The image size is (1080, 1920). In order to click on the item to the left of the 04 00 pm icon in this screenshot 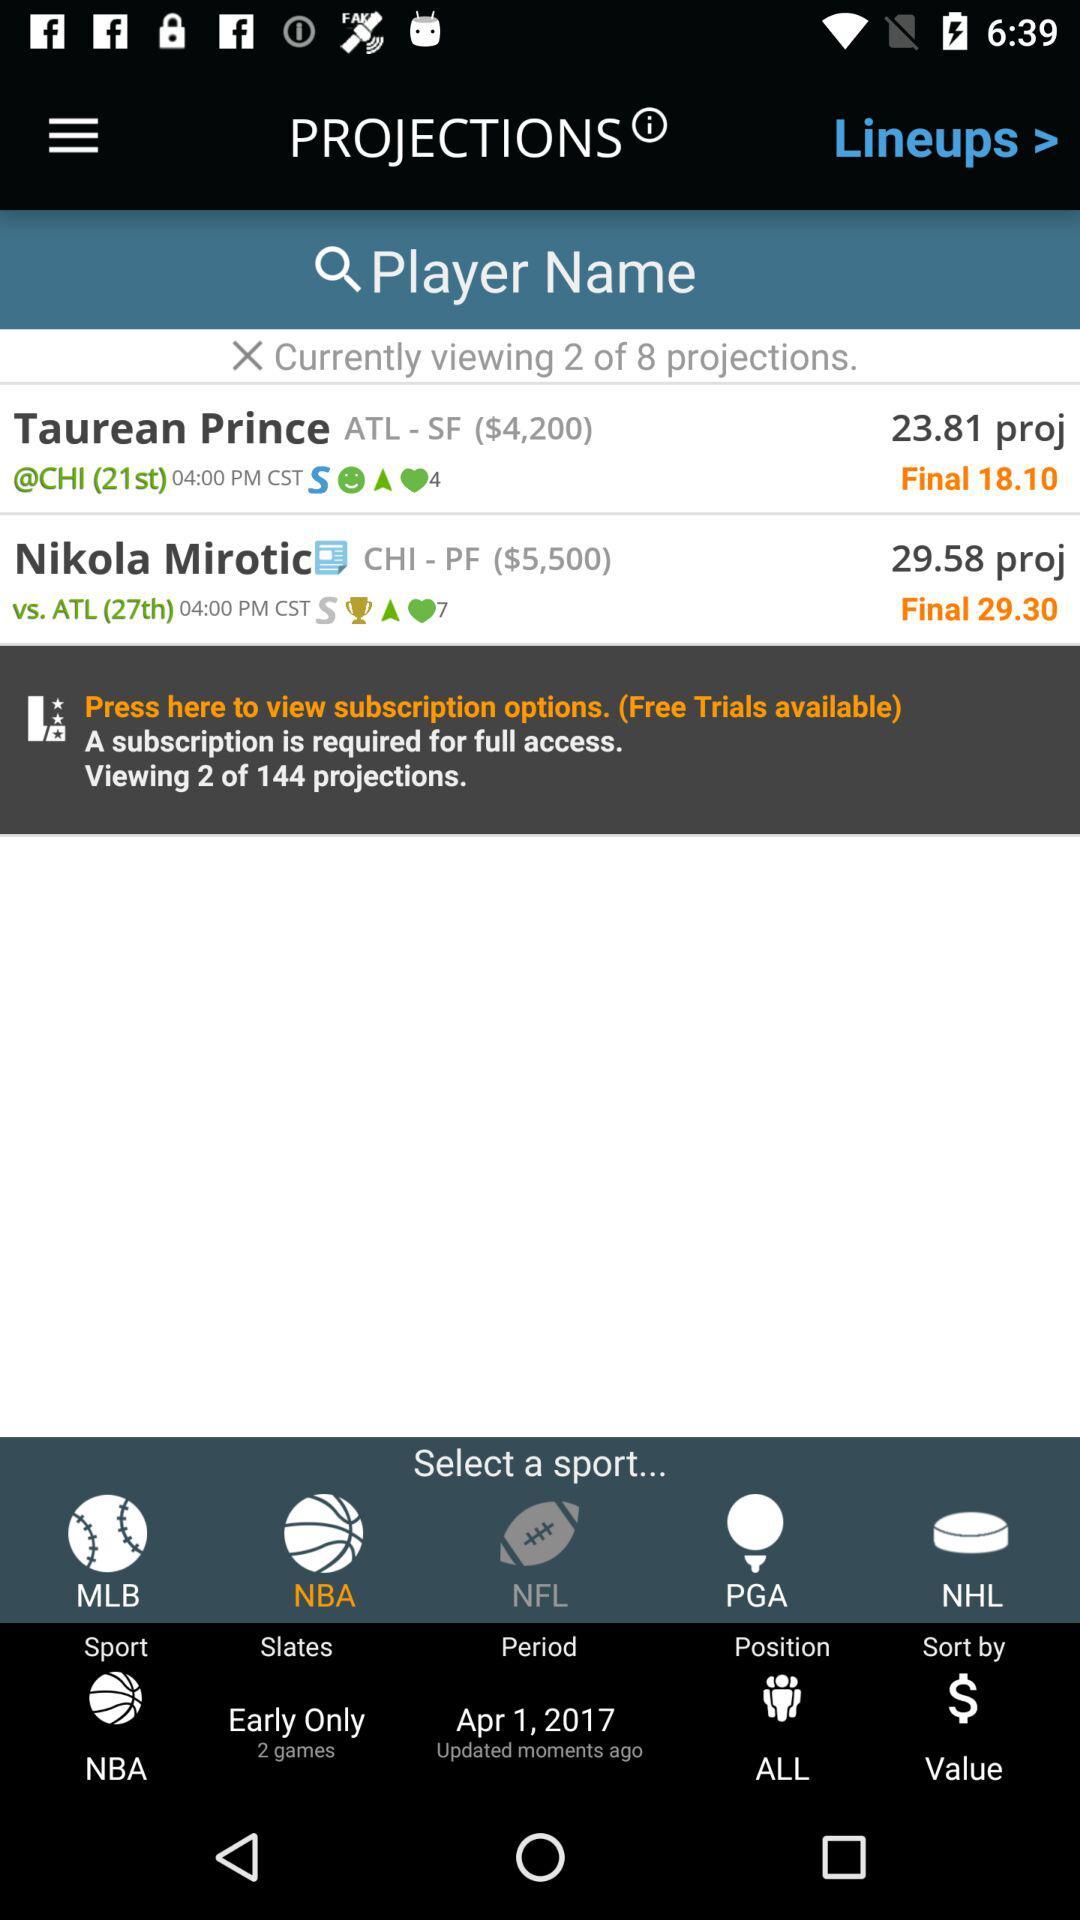, I will do `click(93, 606)`.